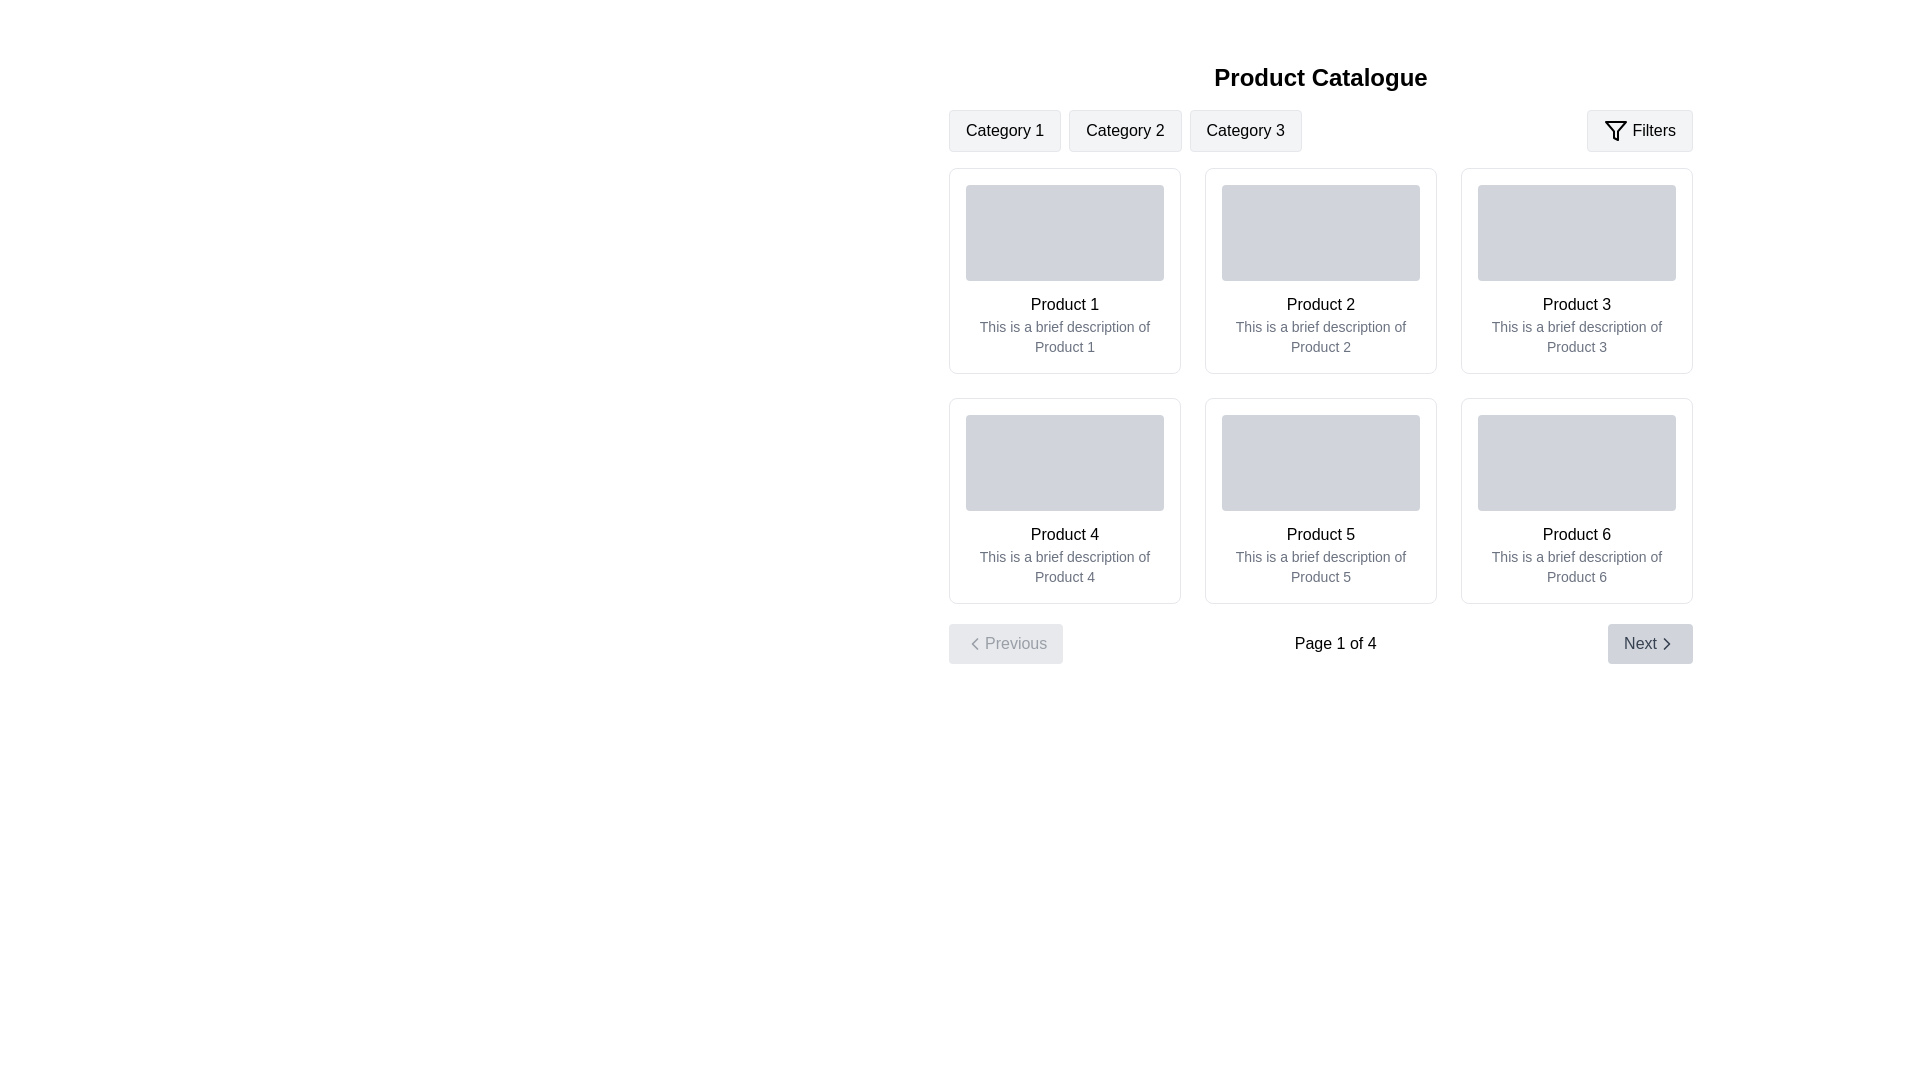  I want to click on the filter icon within the 'Filters' button located in the top-right corner of the interface to observe a tooltip or highlight, so click(1616, 131).